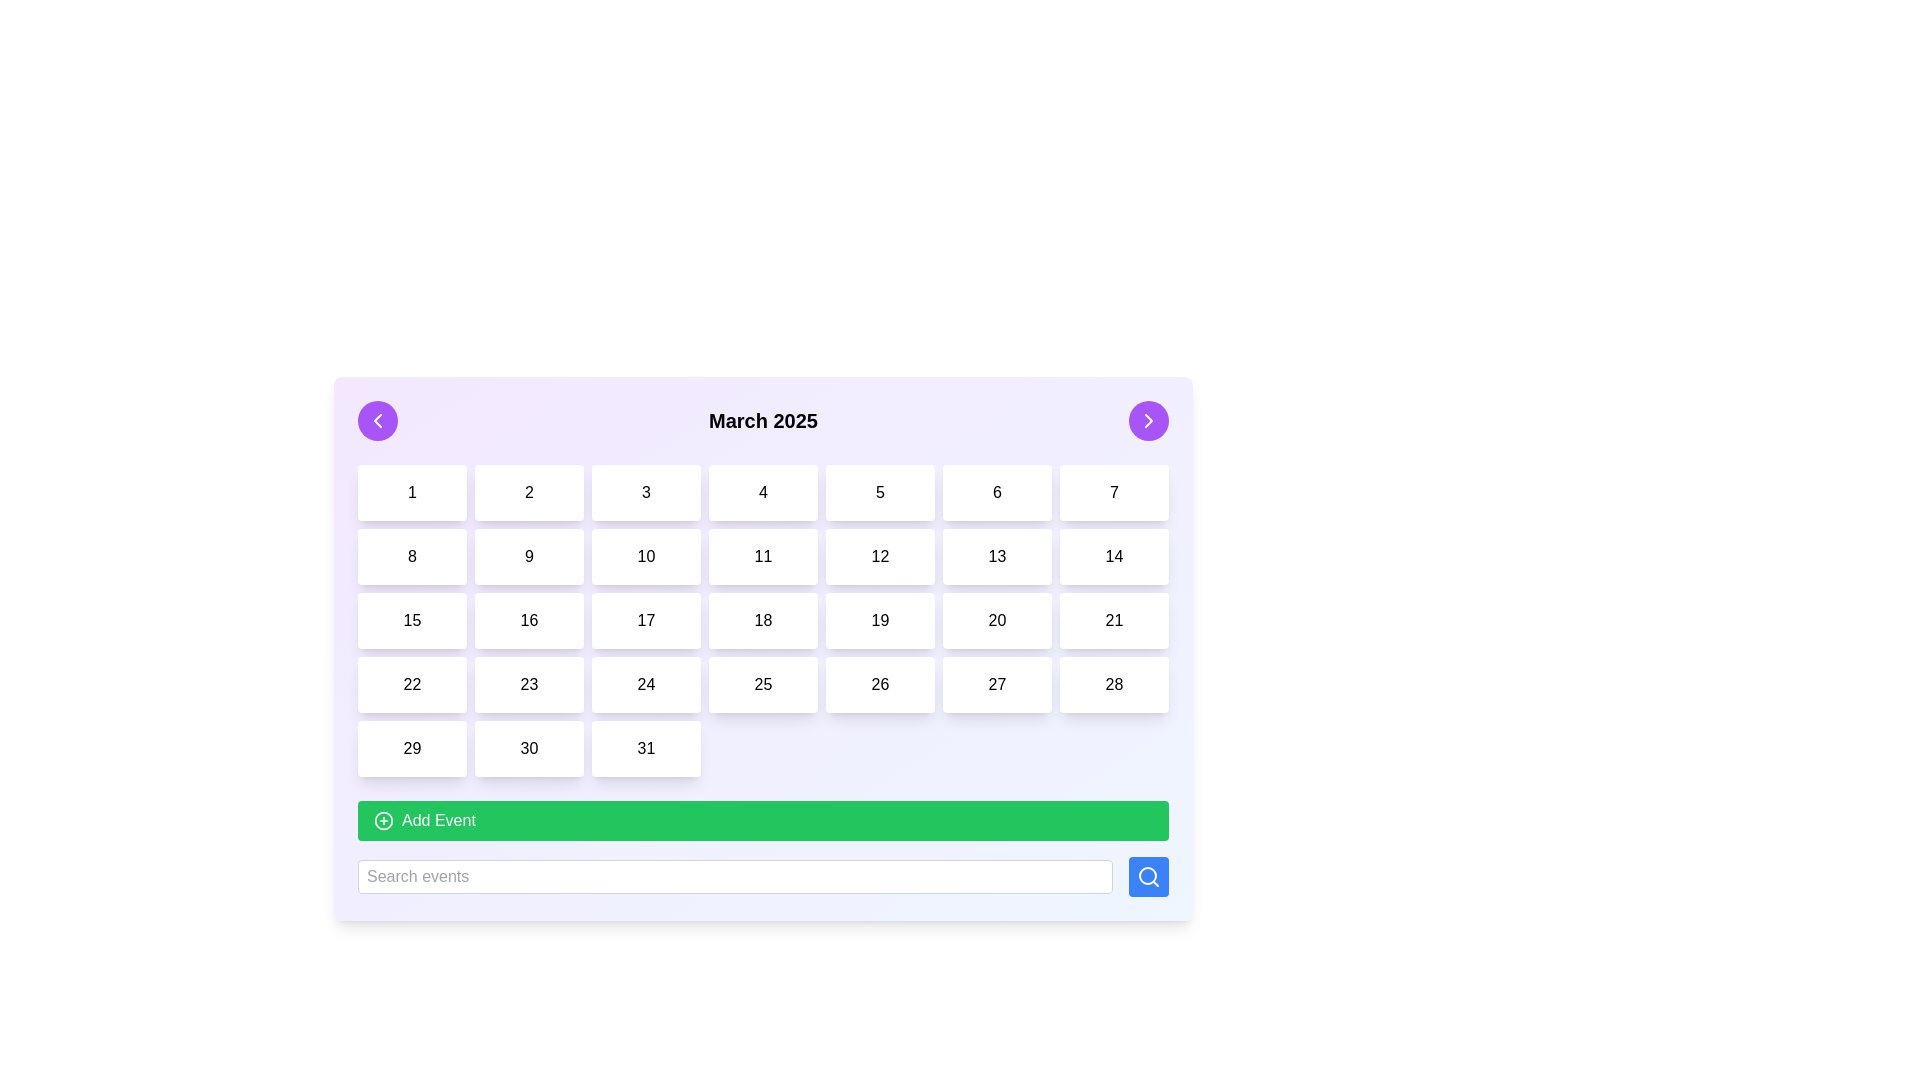 The width and height of the screenshot is (1920, 1080). Describe the element at coordinates (880, 556) in the screenshot. I see `the calendar cell representing the twelfth day of March 2025, located in the second row and sixth column of the grid` at that location.